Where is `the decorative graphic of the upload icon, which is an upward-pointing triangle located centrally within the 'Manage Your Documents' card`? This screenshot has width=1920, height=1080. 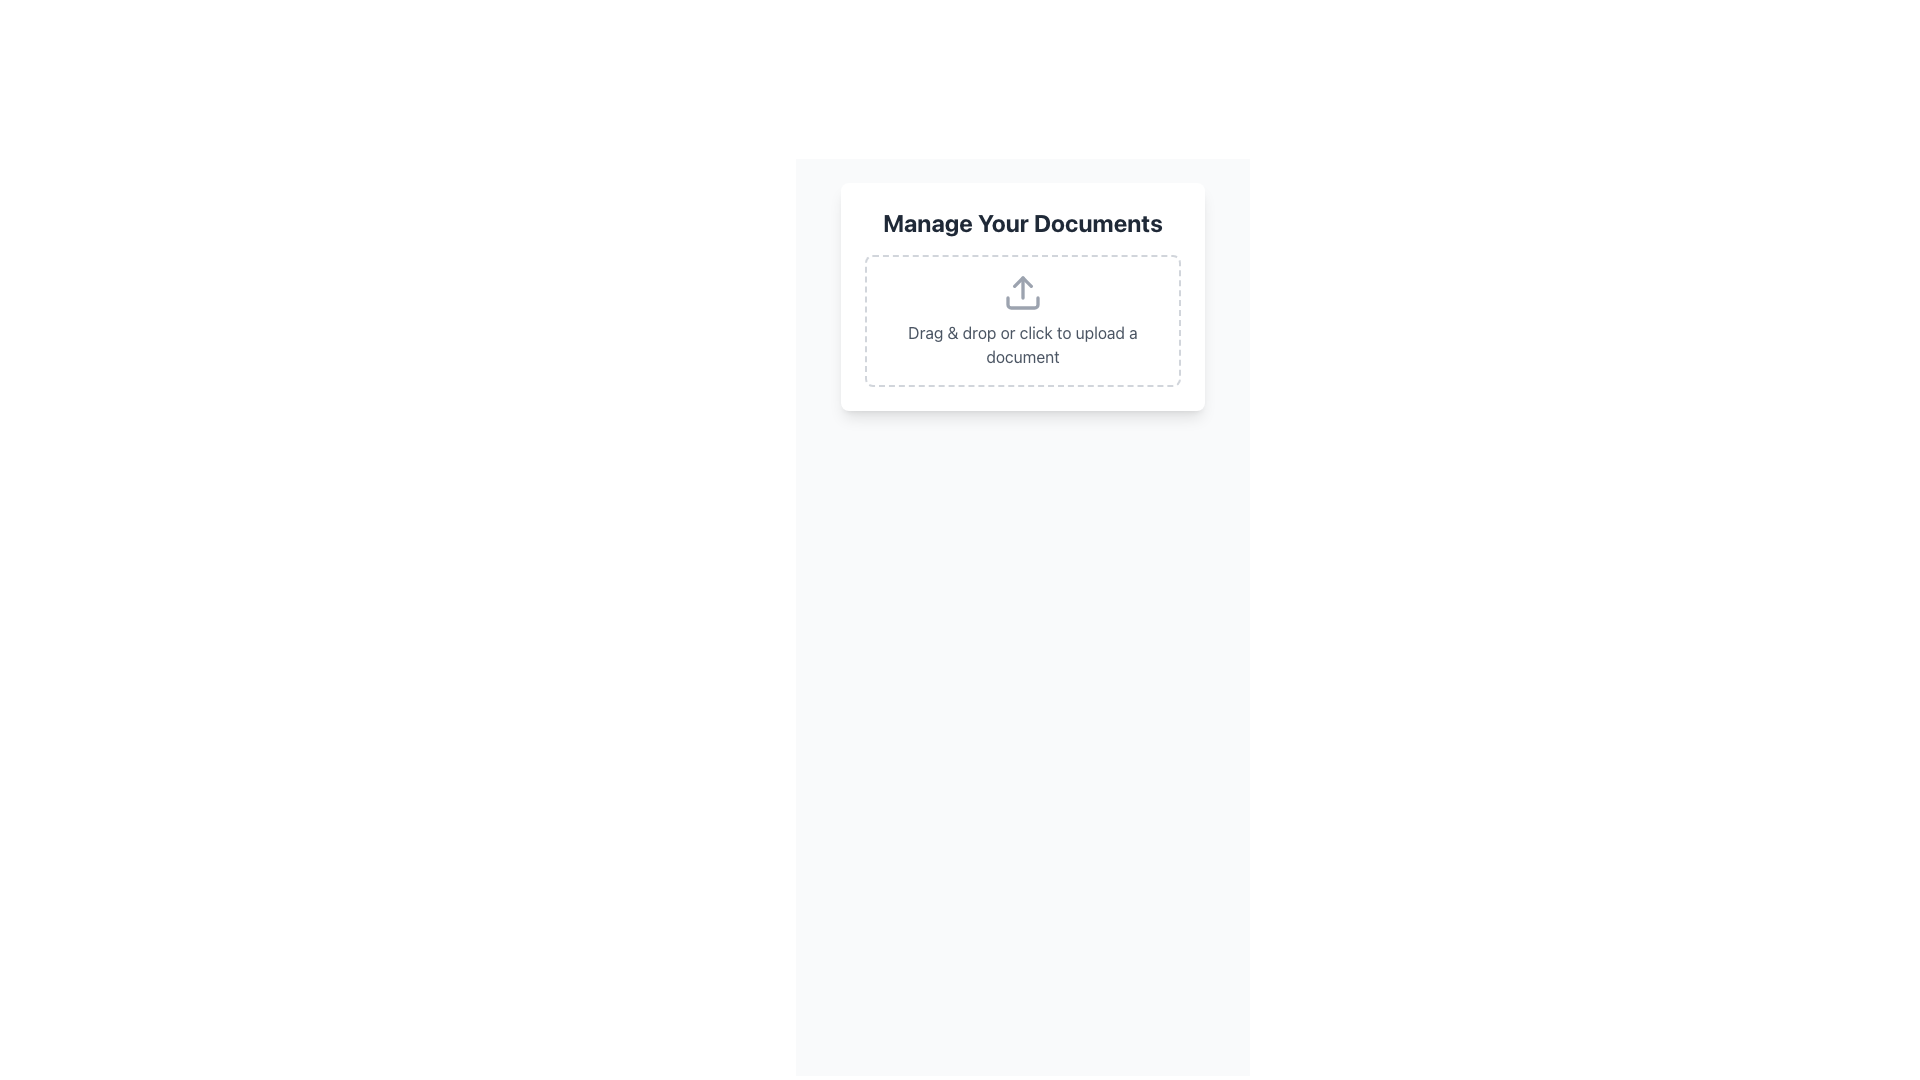
the decorative graphic of the upload icon, which is an upward-pointing triangle located centrally within the 'Manage Your Documents' card is located at coordinates (1022, 282).